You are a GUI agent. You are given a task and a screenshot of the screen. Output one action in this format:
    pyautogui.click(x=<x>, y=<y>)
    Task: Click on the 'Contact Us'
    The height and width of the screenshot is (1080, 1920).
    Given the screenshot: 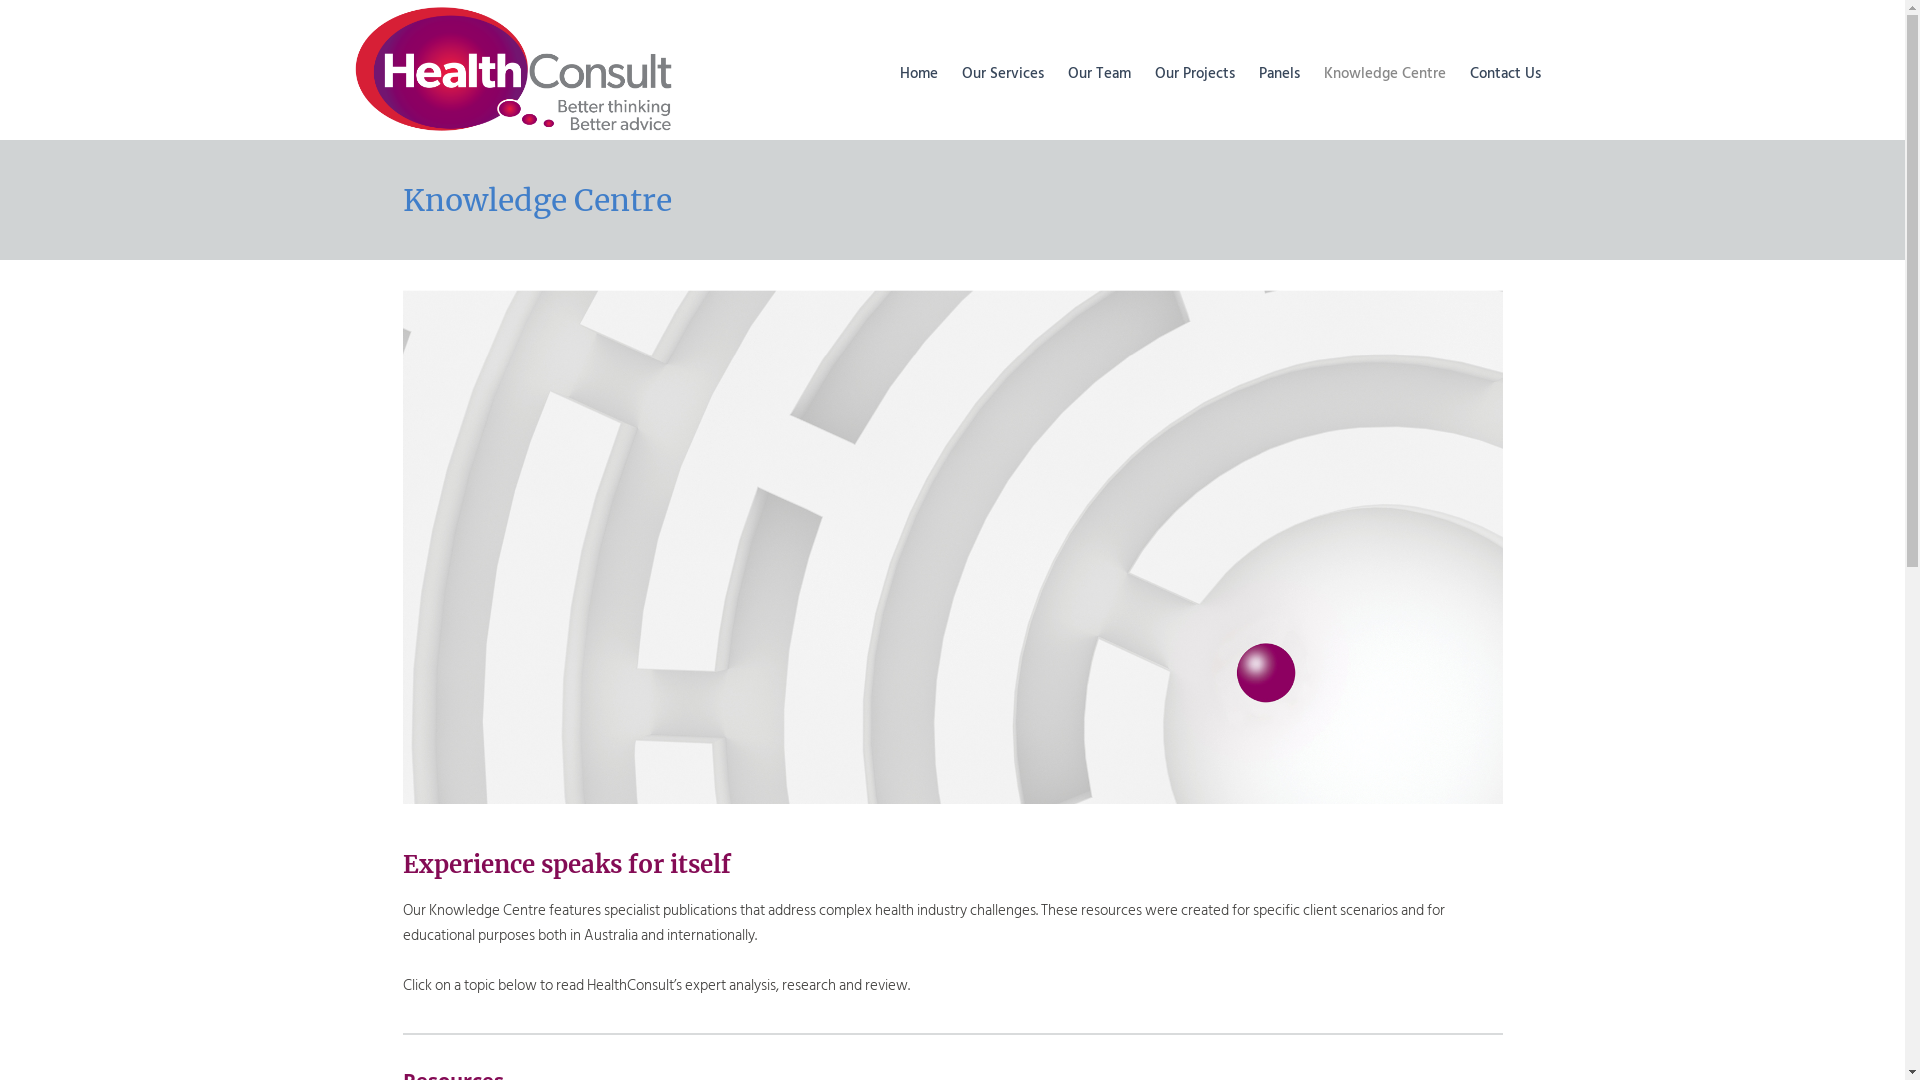 What is the action you would take?
    pyautogui.click(x=1505, y=72)
    